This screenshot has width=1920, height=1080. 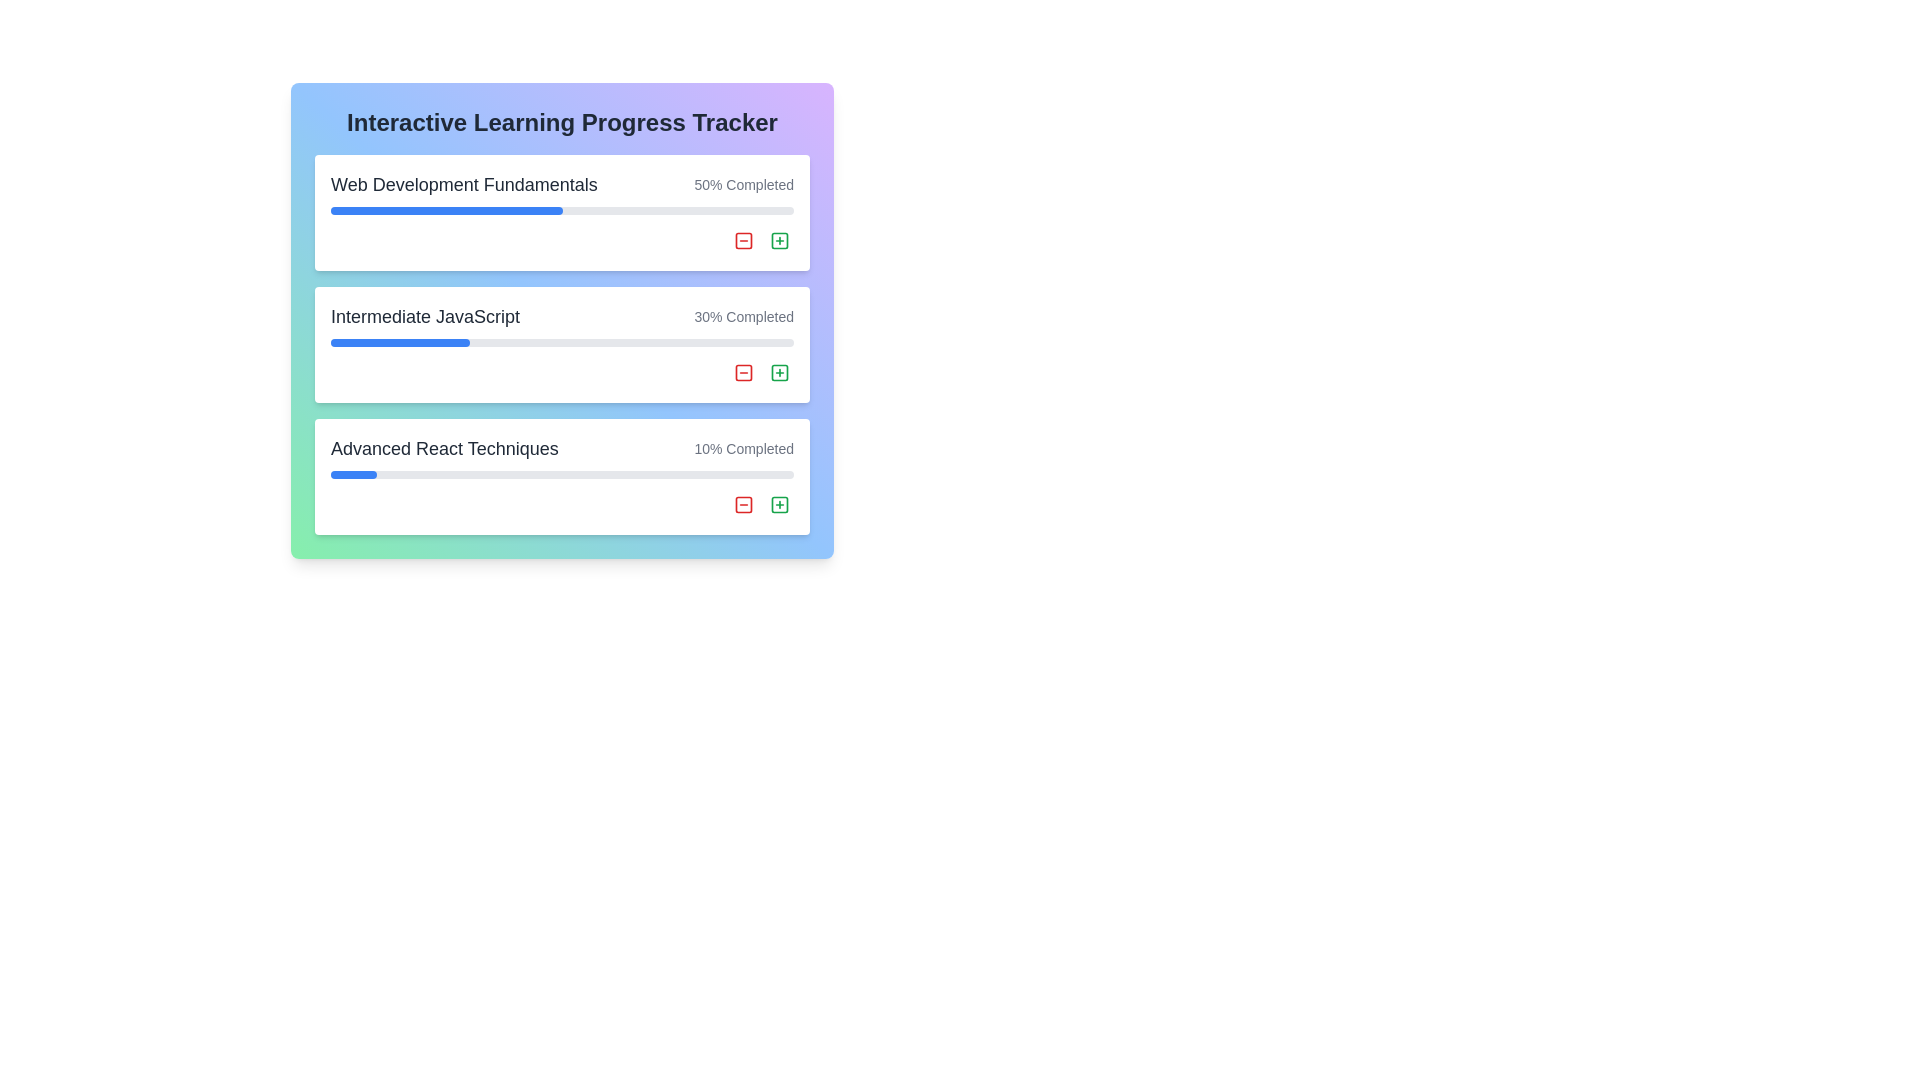 I want to click on the green '+' button located at the end of the second progress bar (Intermediate JavaScript), so click(x=778, y=373).